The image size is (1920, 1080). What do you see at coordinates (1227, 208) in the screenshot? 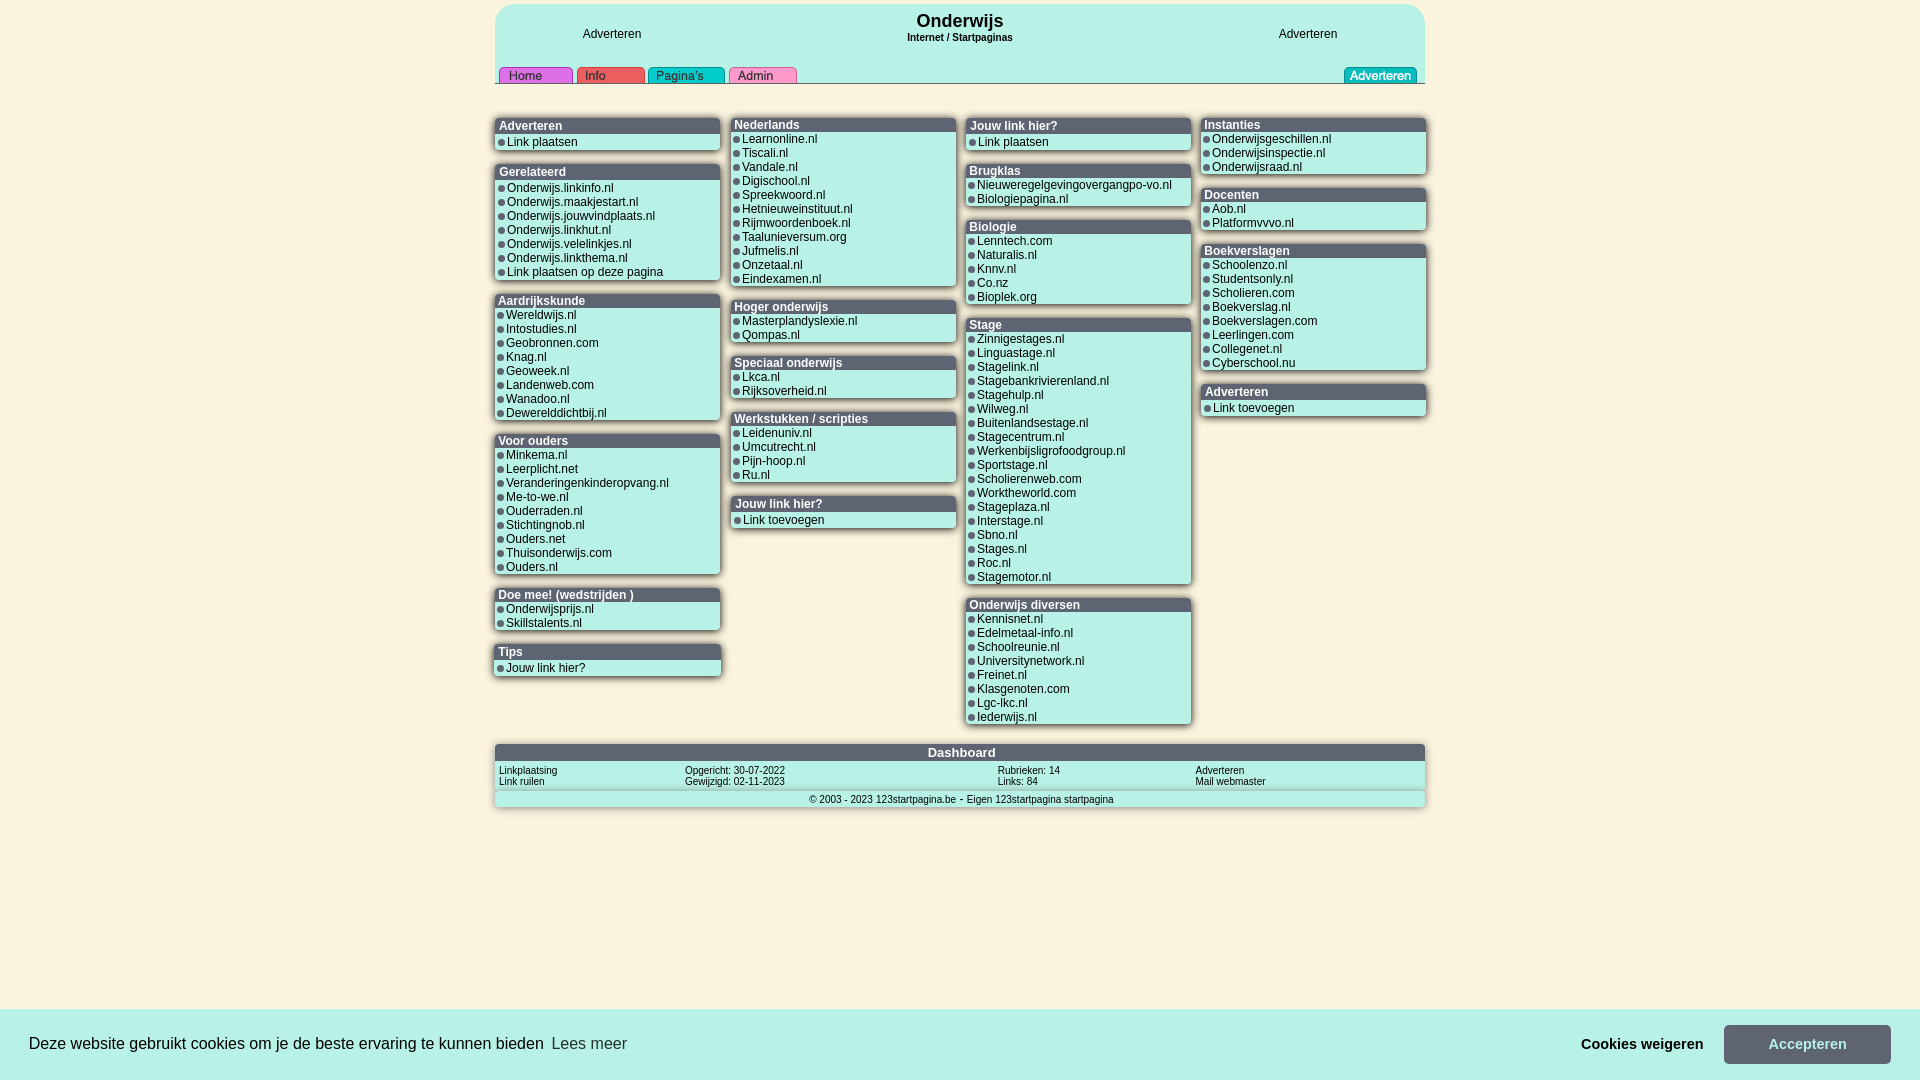
I see `'Aob.nl'` at bounding box center [1227, 208].